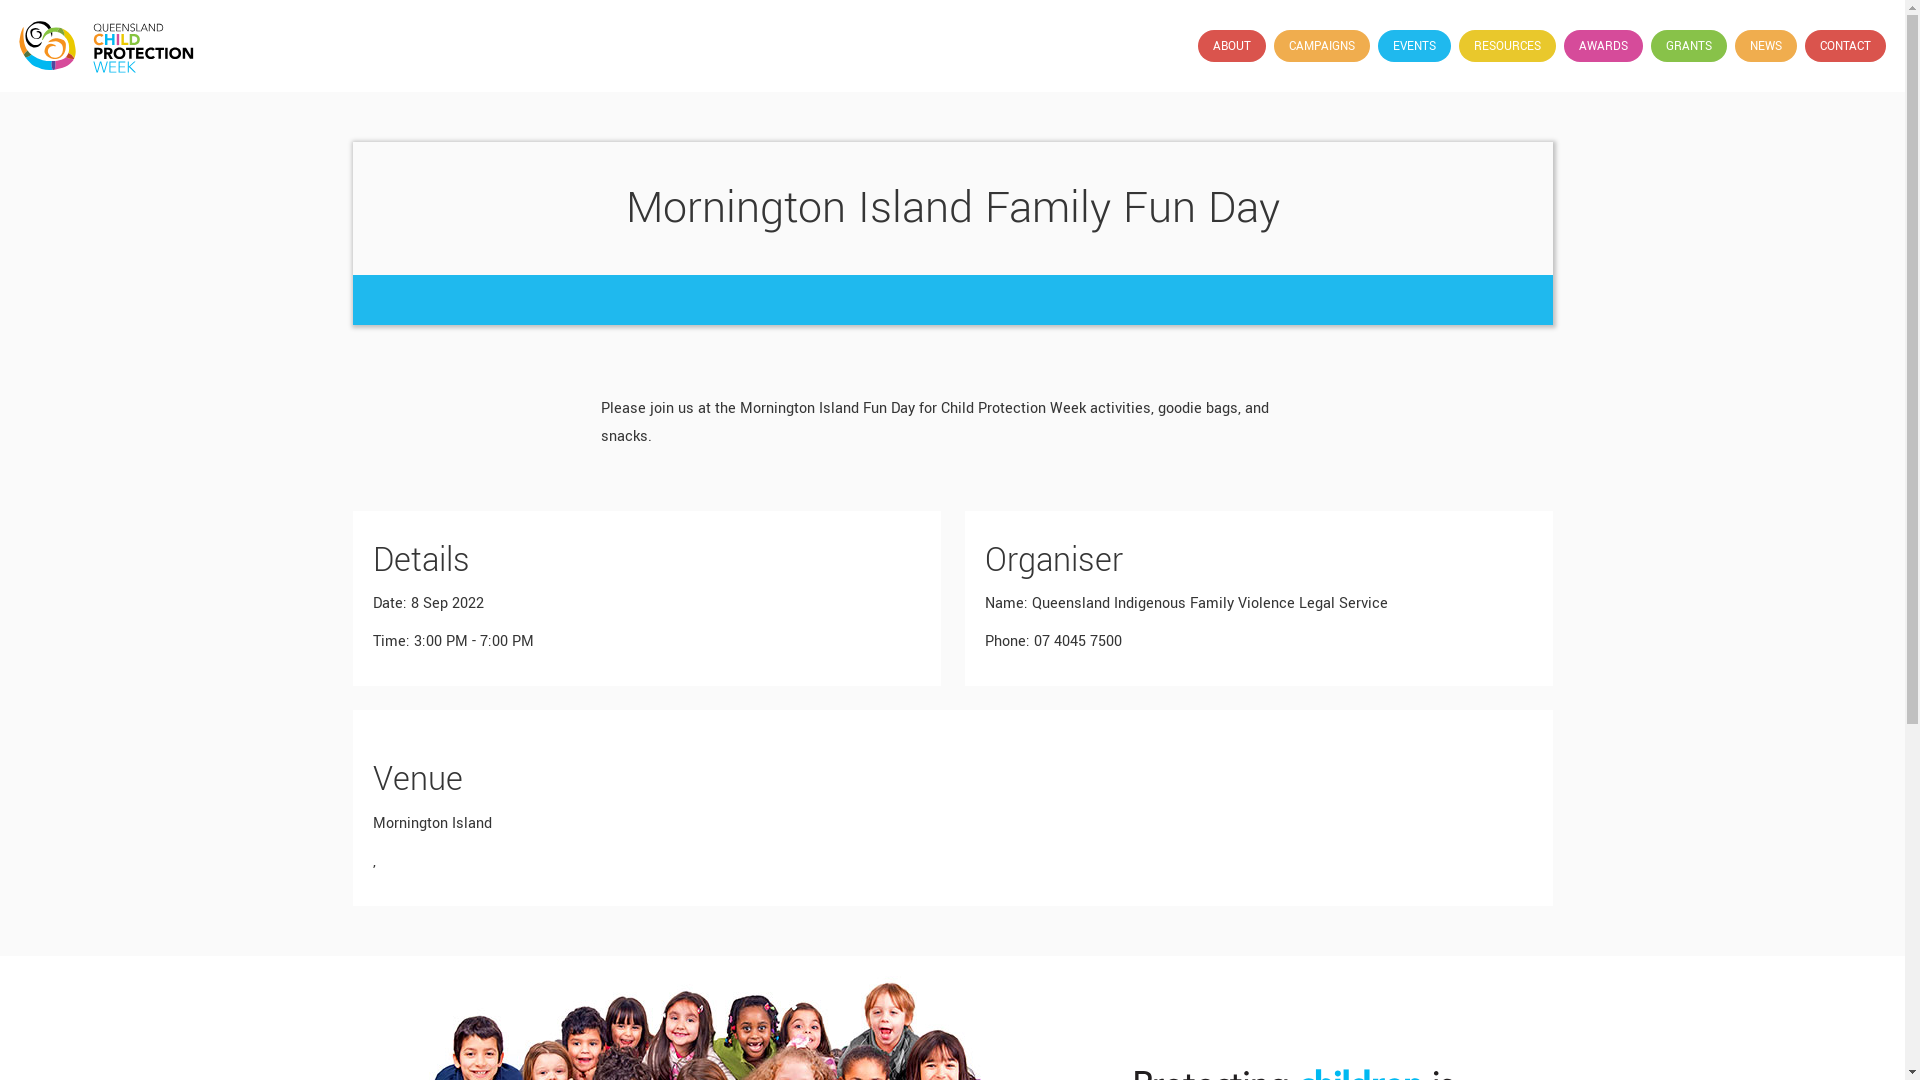 This screenshot has height=1080, width=1920. Describe the element at coordinates (1459, 45) in the screenshot. I see `'RESOURCES'` at that location.